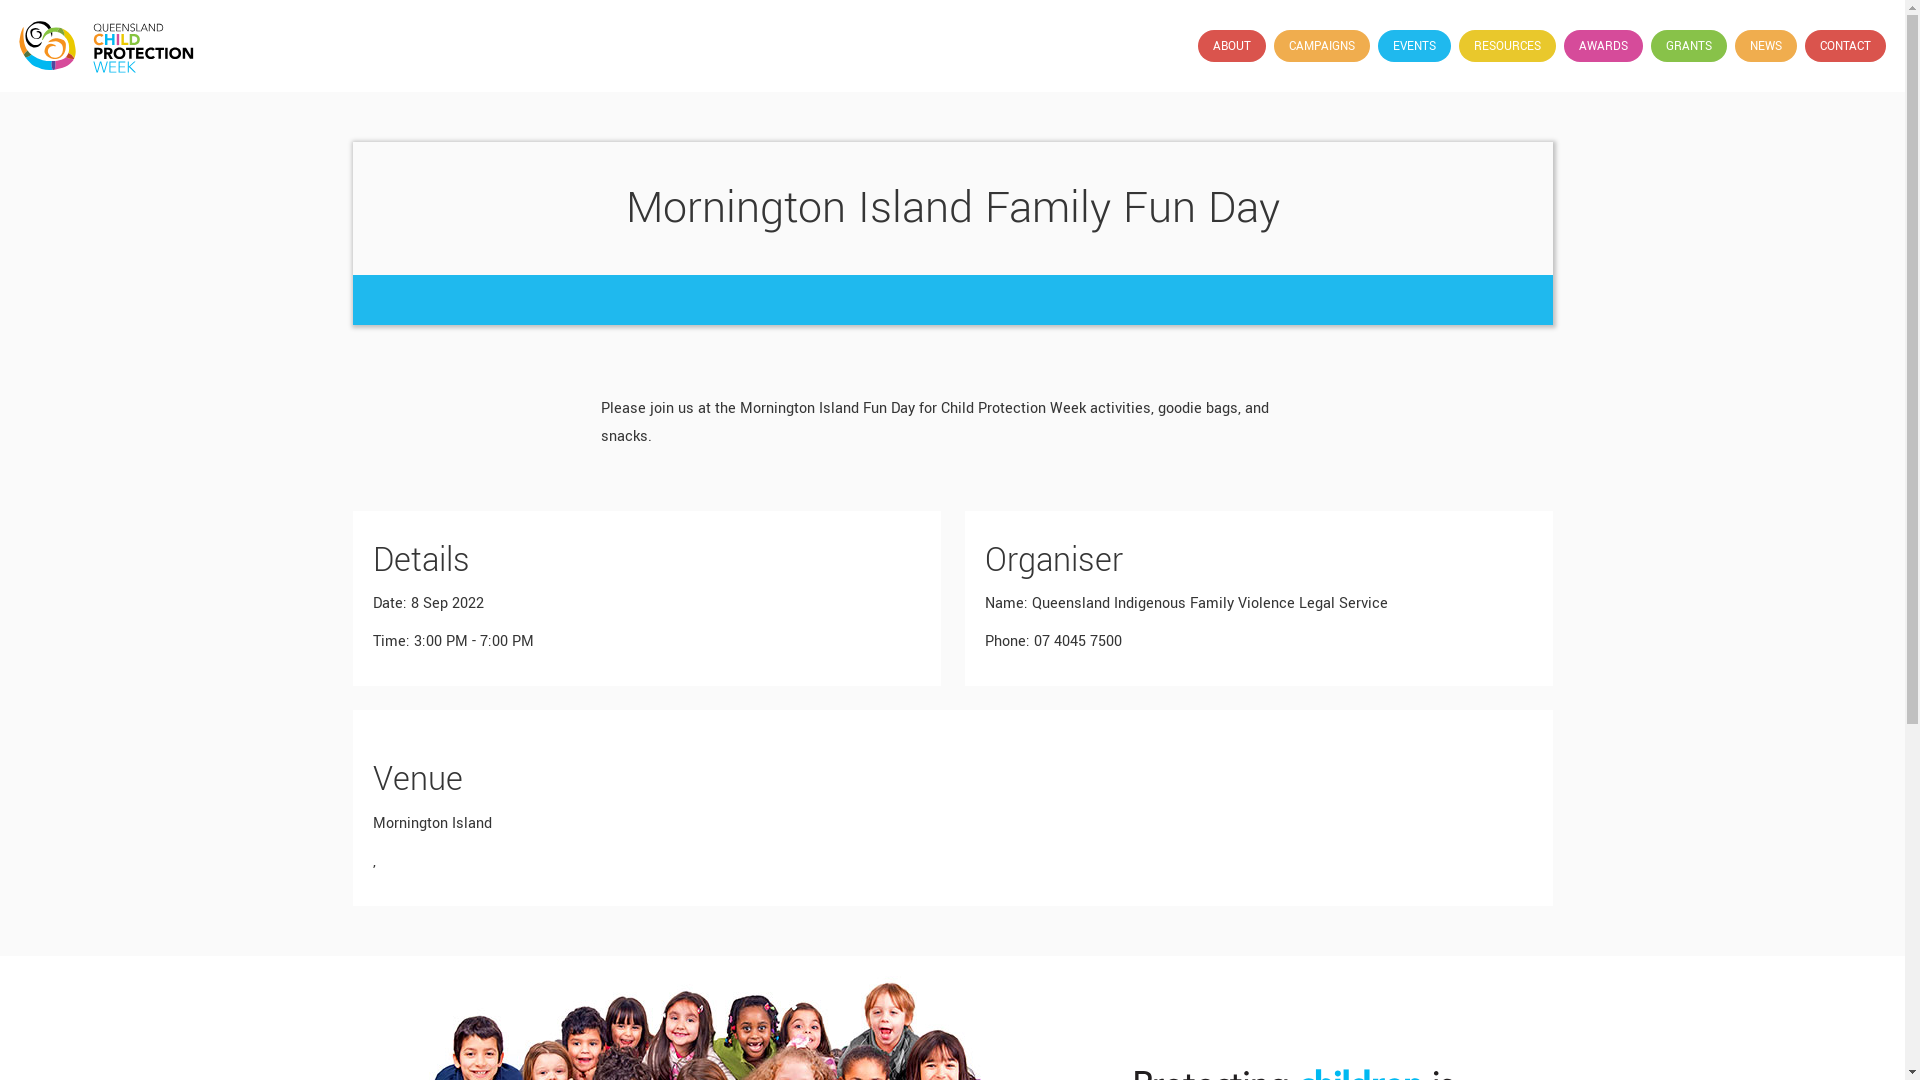 This screenshot has height=1080, width=1920. Describe the element at coordinates (1459, 45) in the screenshot. I see `'RESOURCES'` at that location.